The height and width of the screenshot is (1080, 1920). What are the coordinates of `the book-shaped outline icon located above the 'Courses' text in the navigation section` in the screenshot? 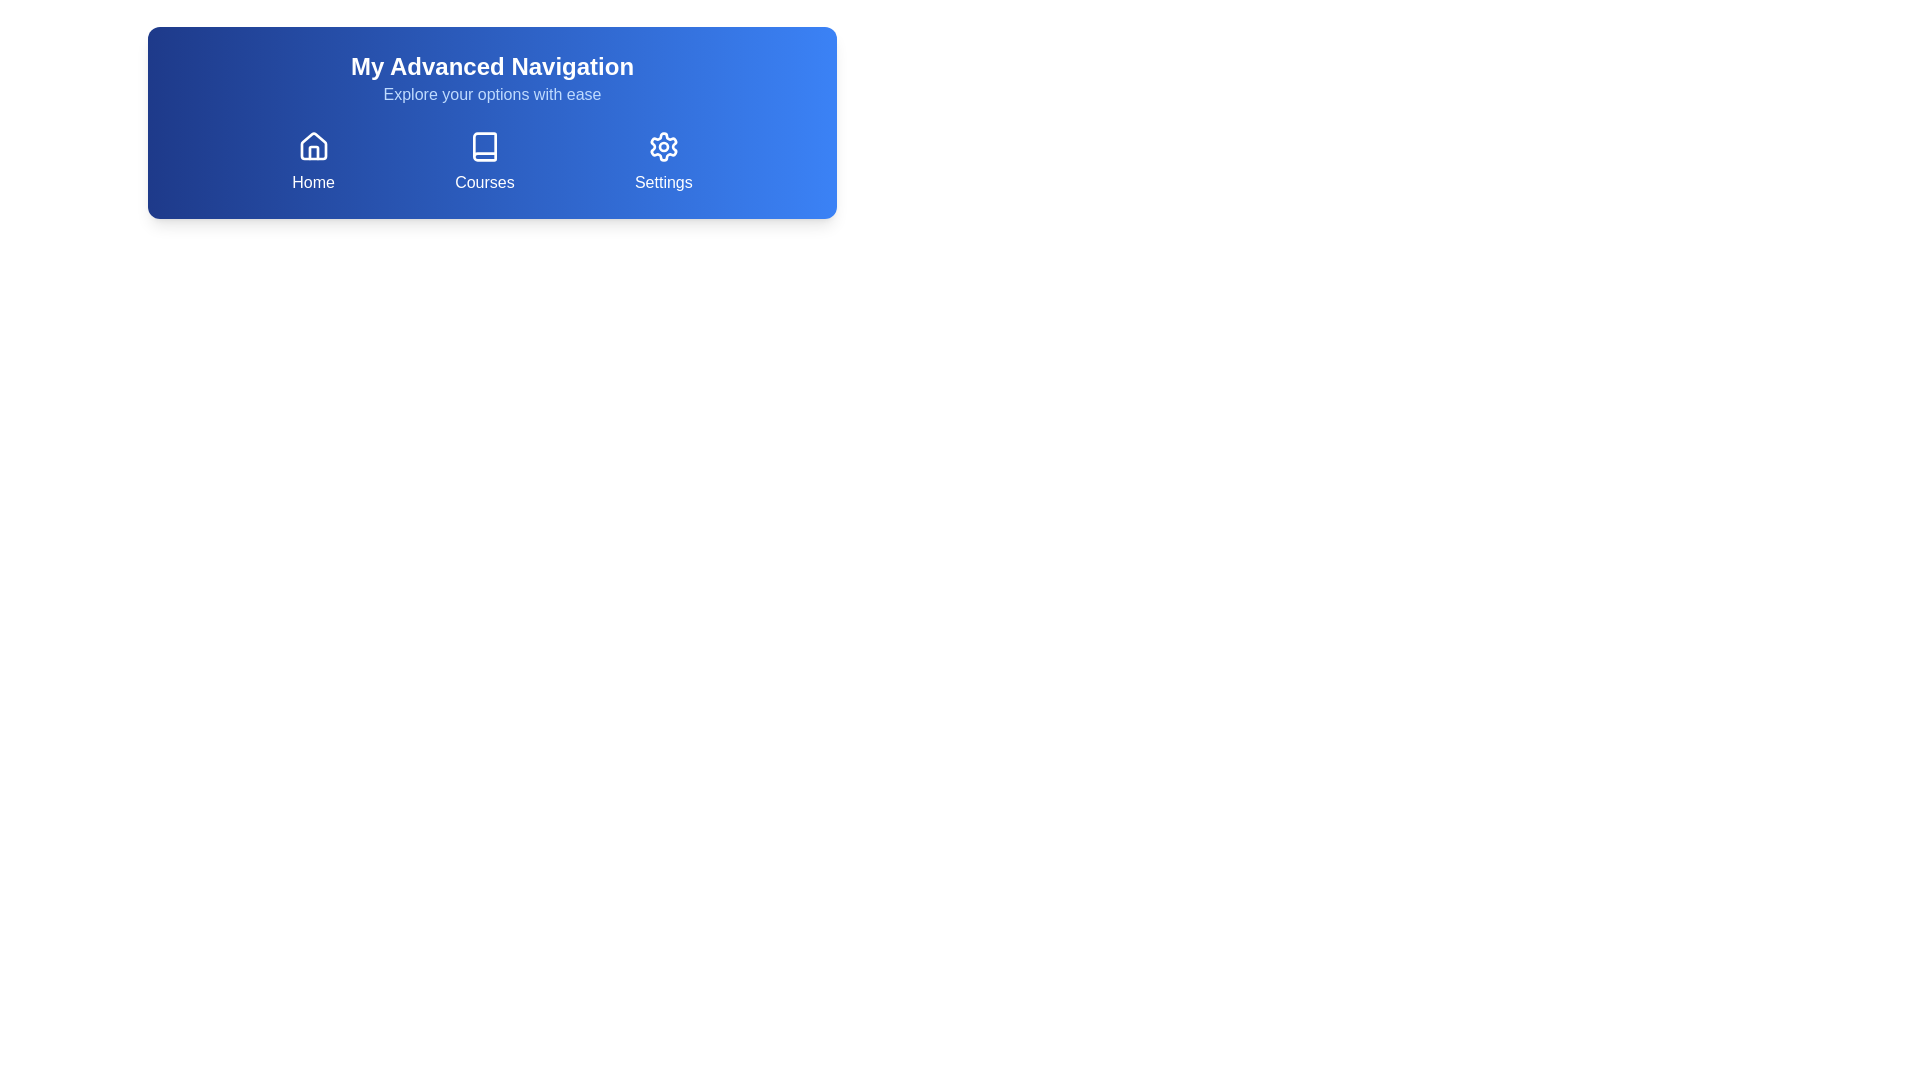 It's located at (484, 145).